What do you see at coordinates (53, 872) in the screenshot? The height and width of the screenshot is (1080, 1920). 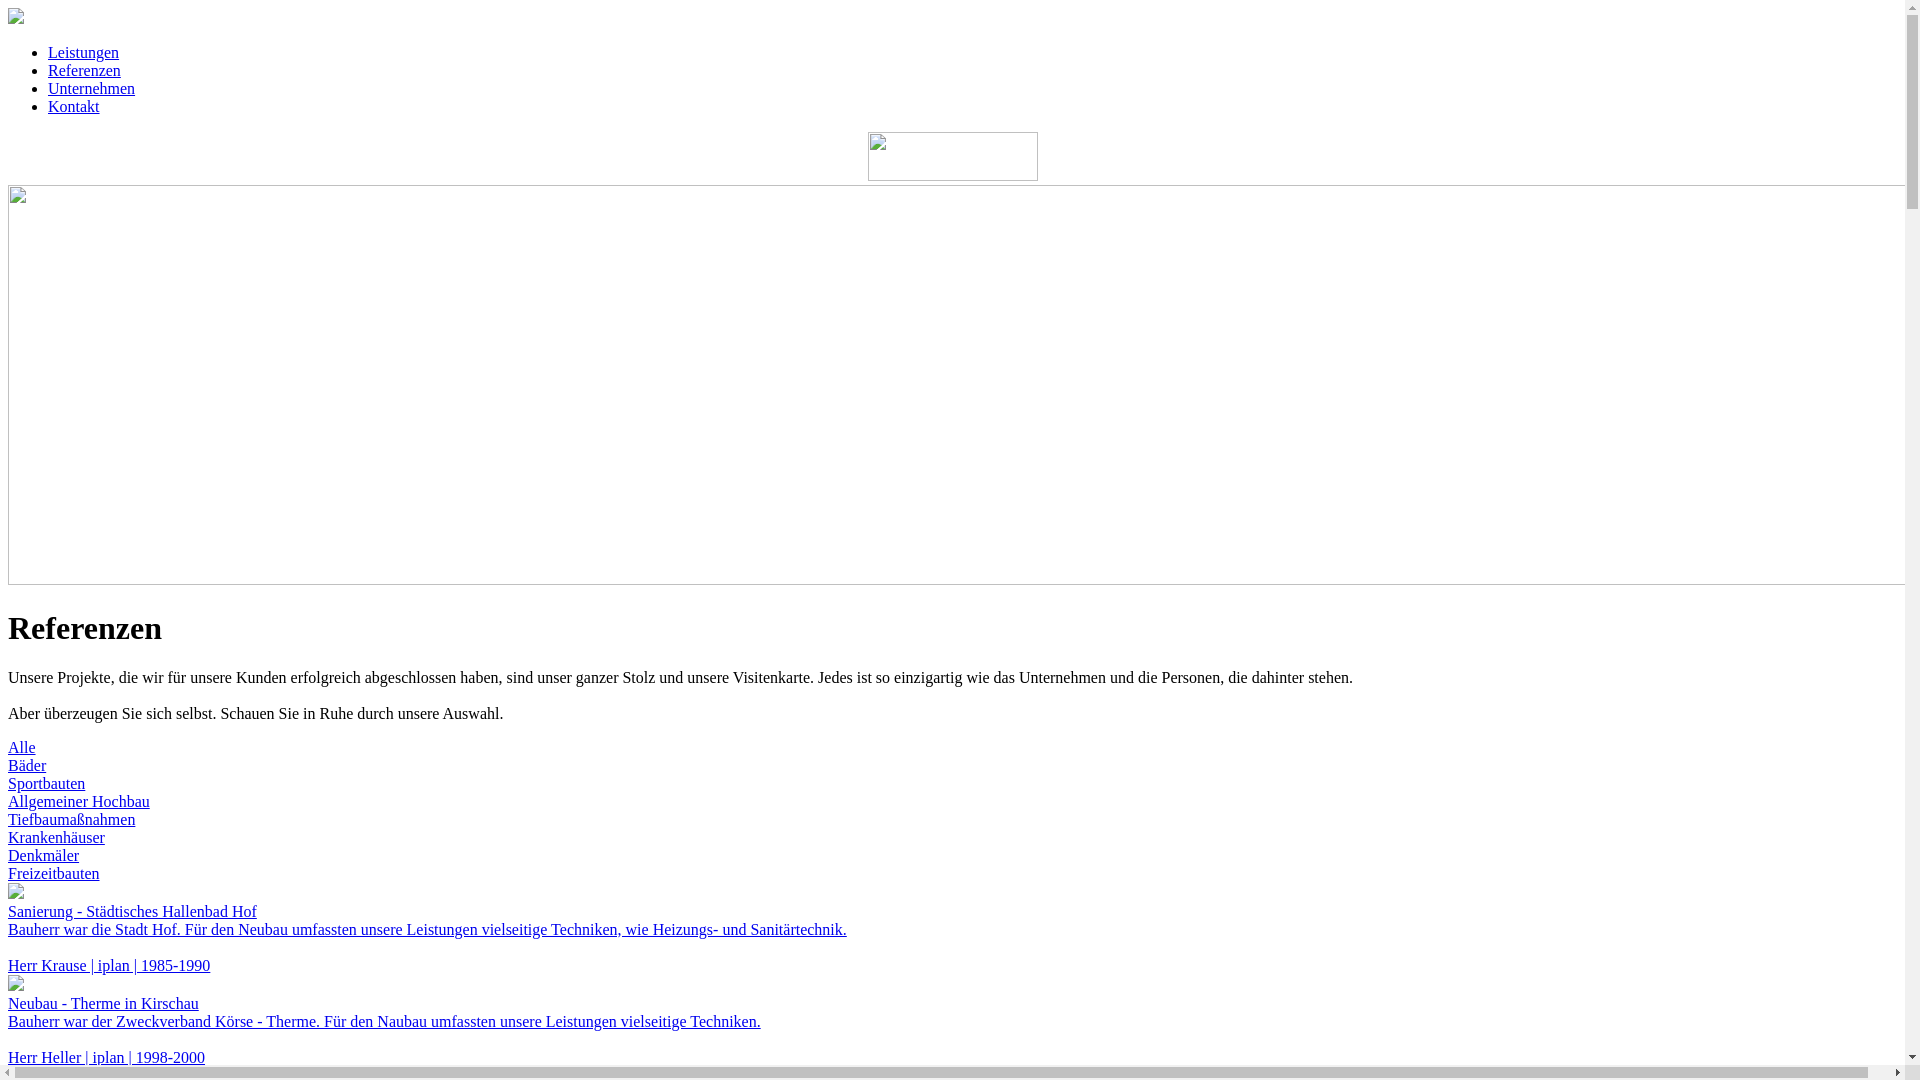 I see `'Freizeitbauten'` at bounding box center [53, 872].